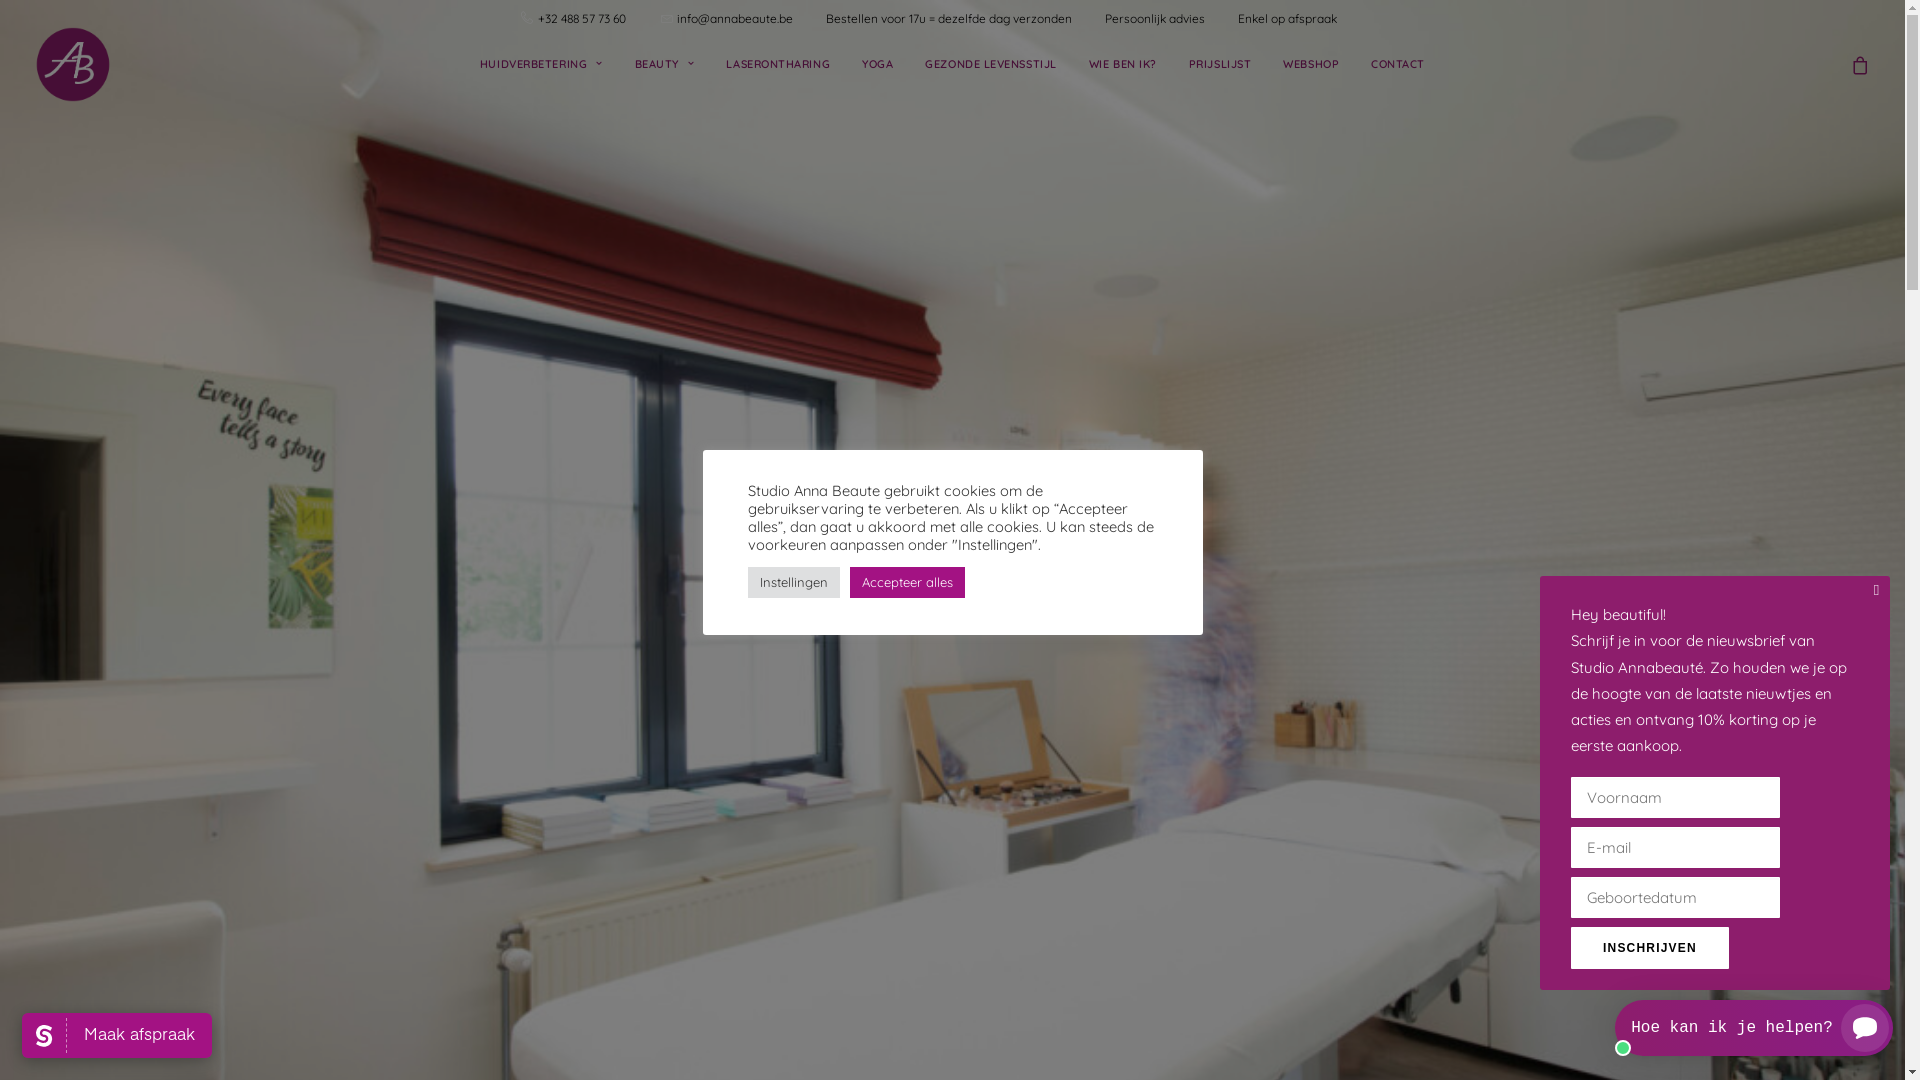 The height and width of the screenshot is (1080, 1920). Describe the element at coordinates (1357, 63) in the screenshot. I see `'CONTACT'` at that location.